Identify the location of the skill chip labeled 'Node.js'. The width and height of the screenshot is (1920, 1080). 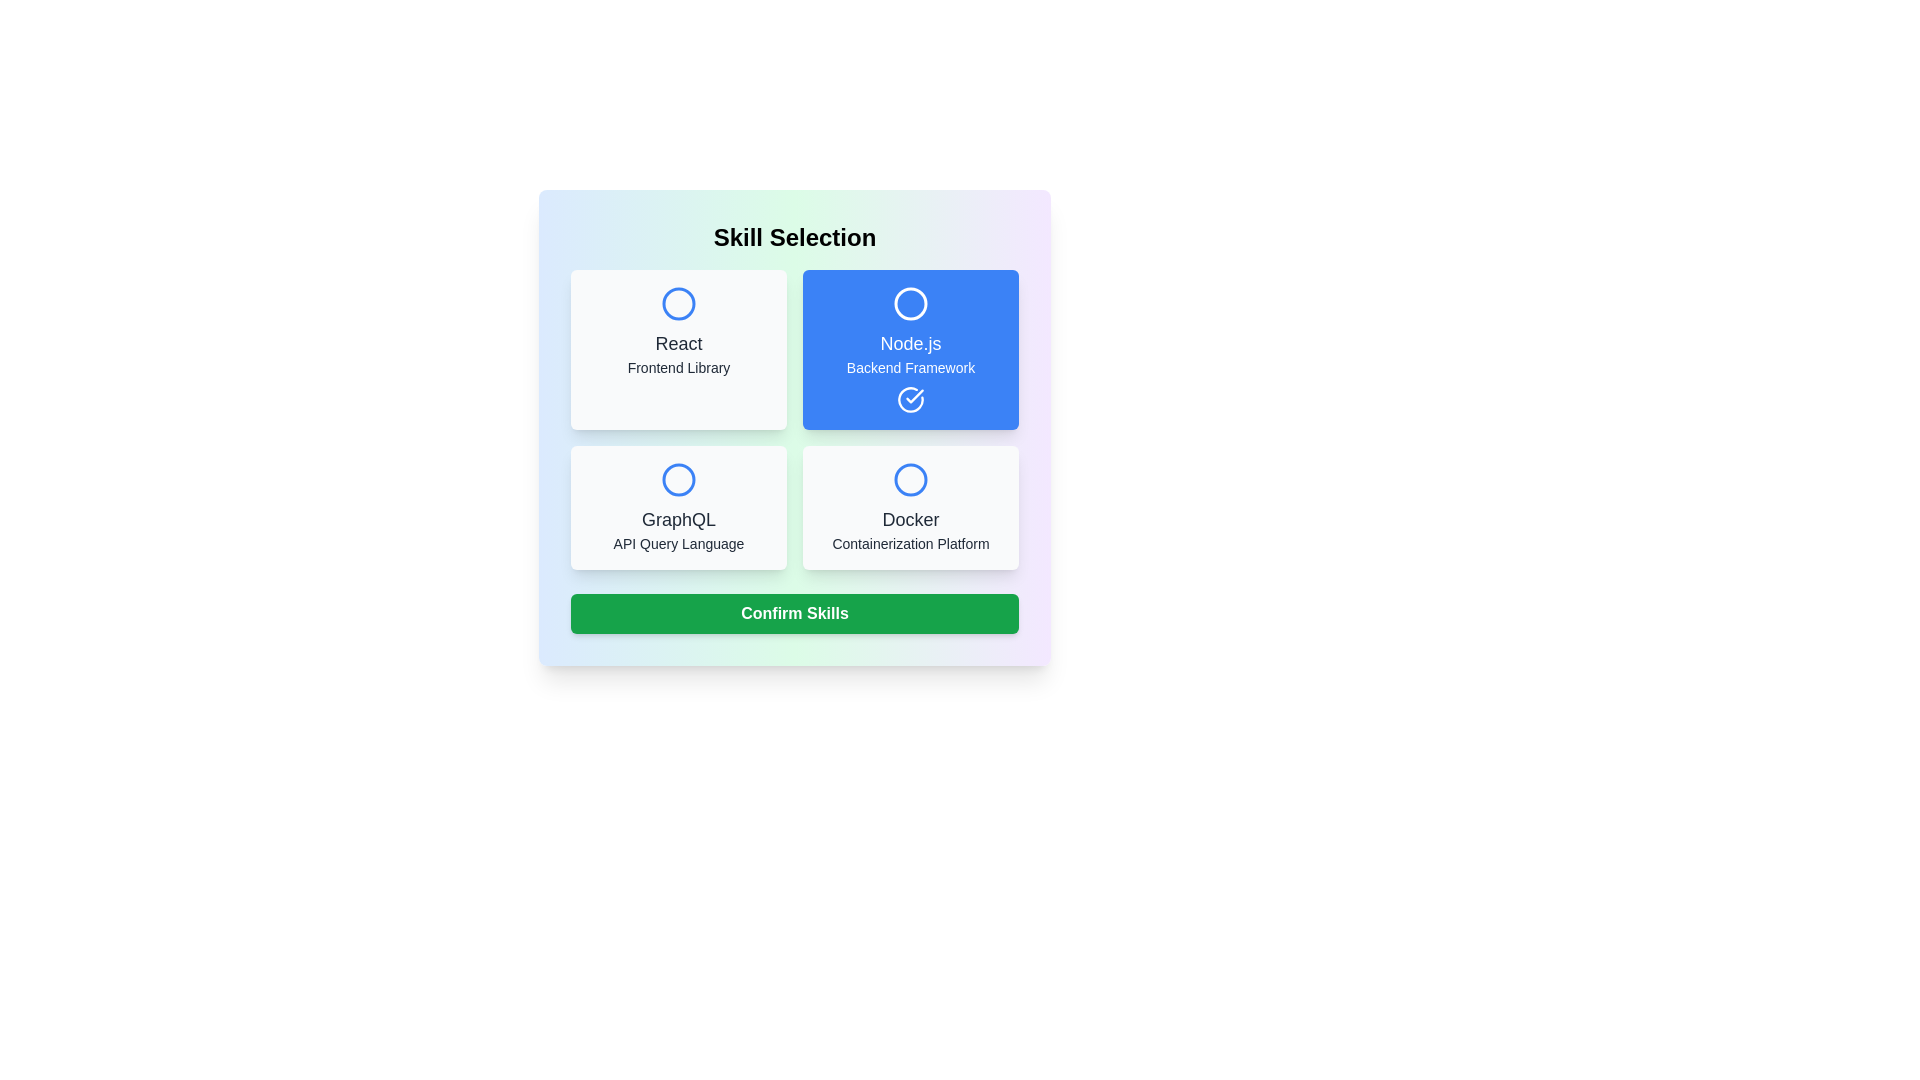
(910, 349).